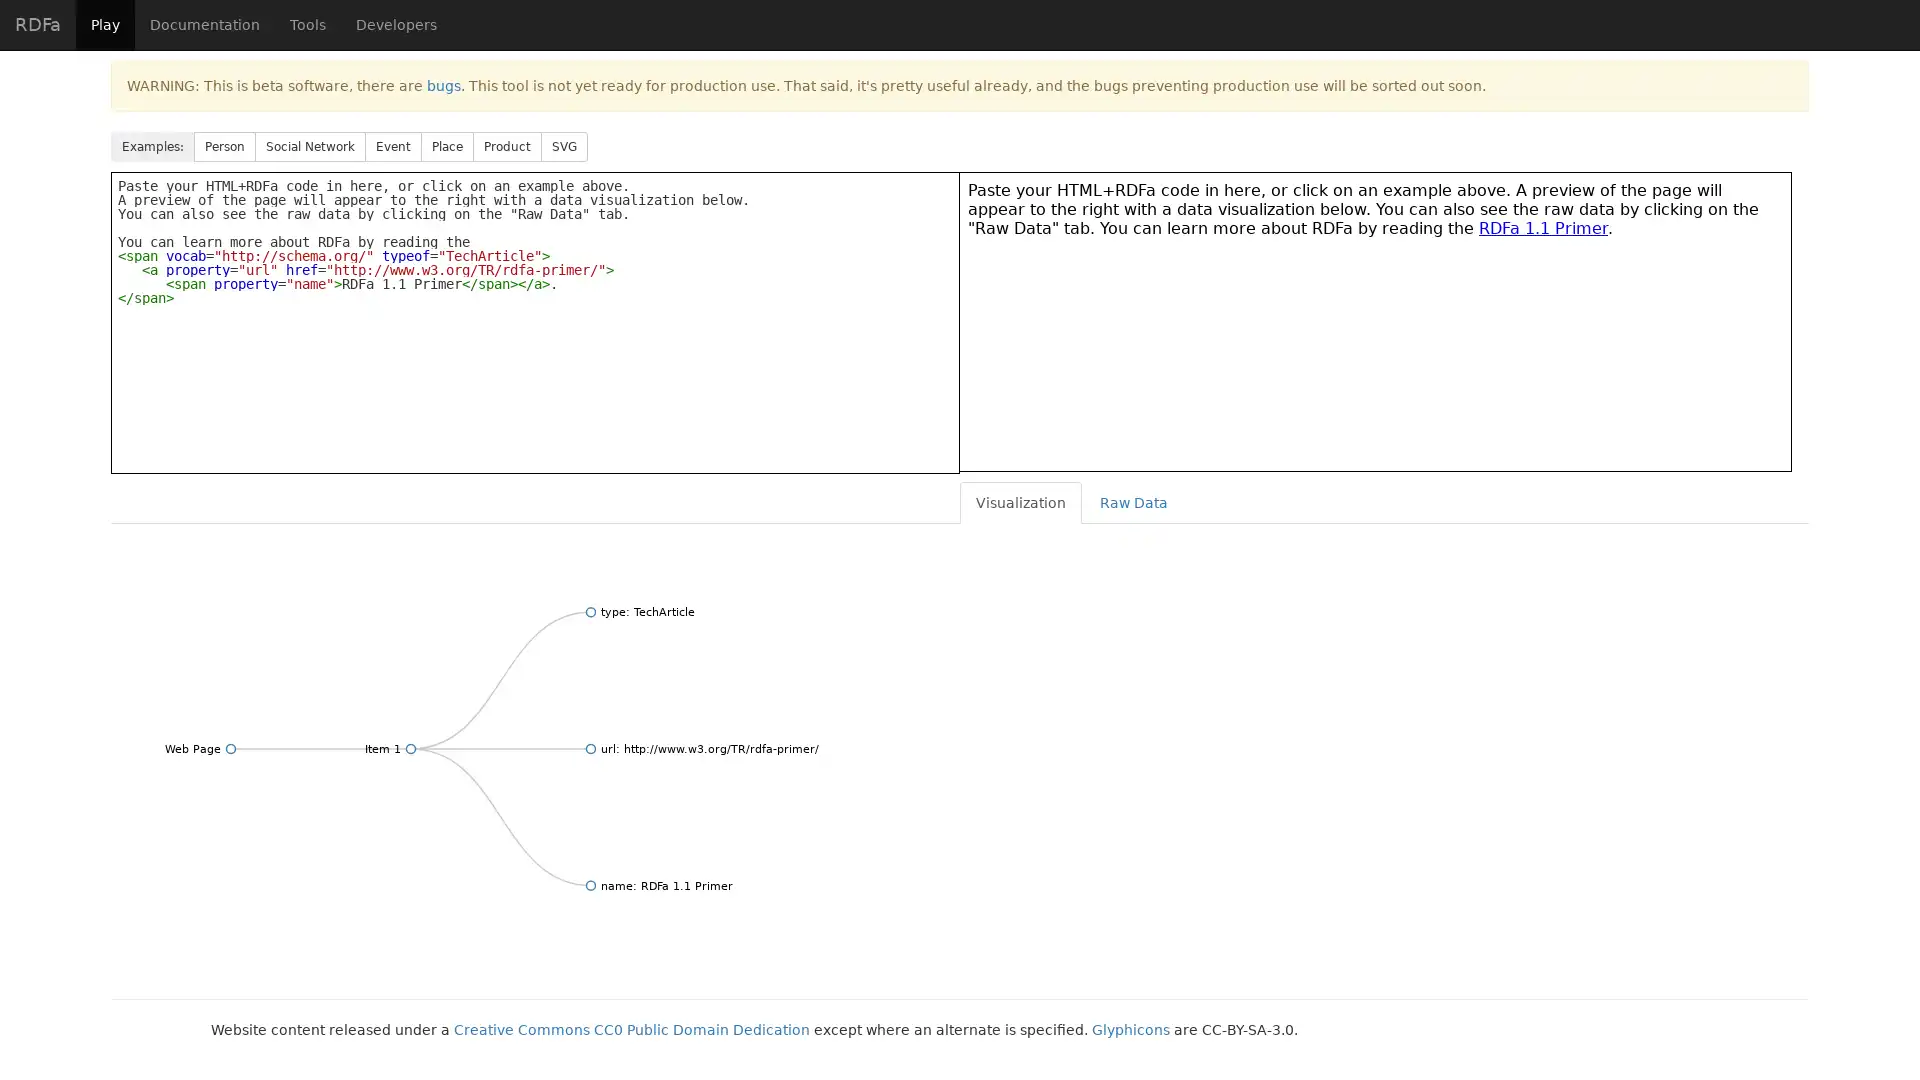 This screenshot has height=1080, width=1920. What do you see at coordinates (152, 145) in the screenshot?
I see `Examples:` at bounding box center [152, 145].